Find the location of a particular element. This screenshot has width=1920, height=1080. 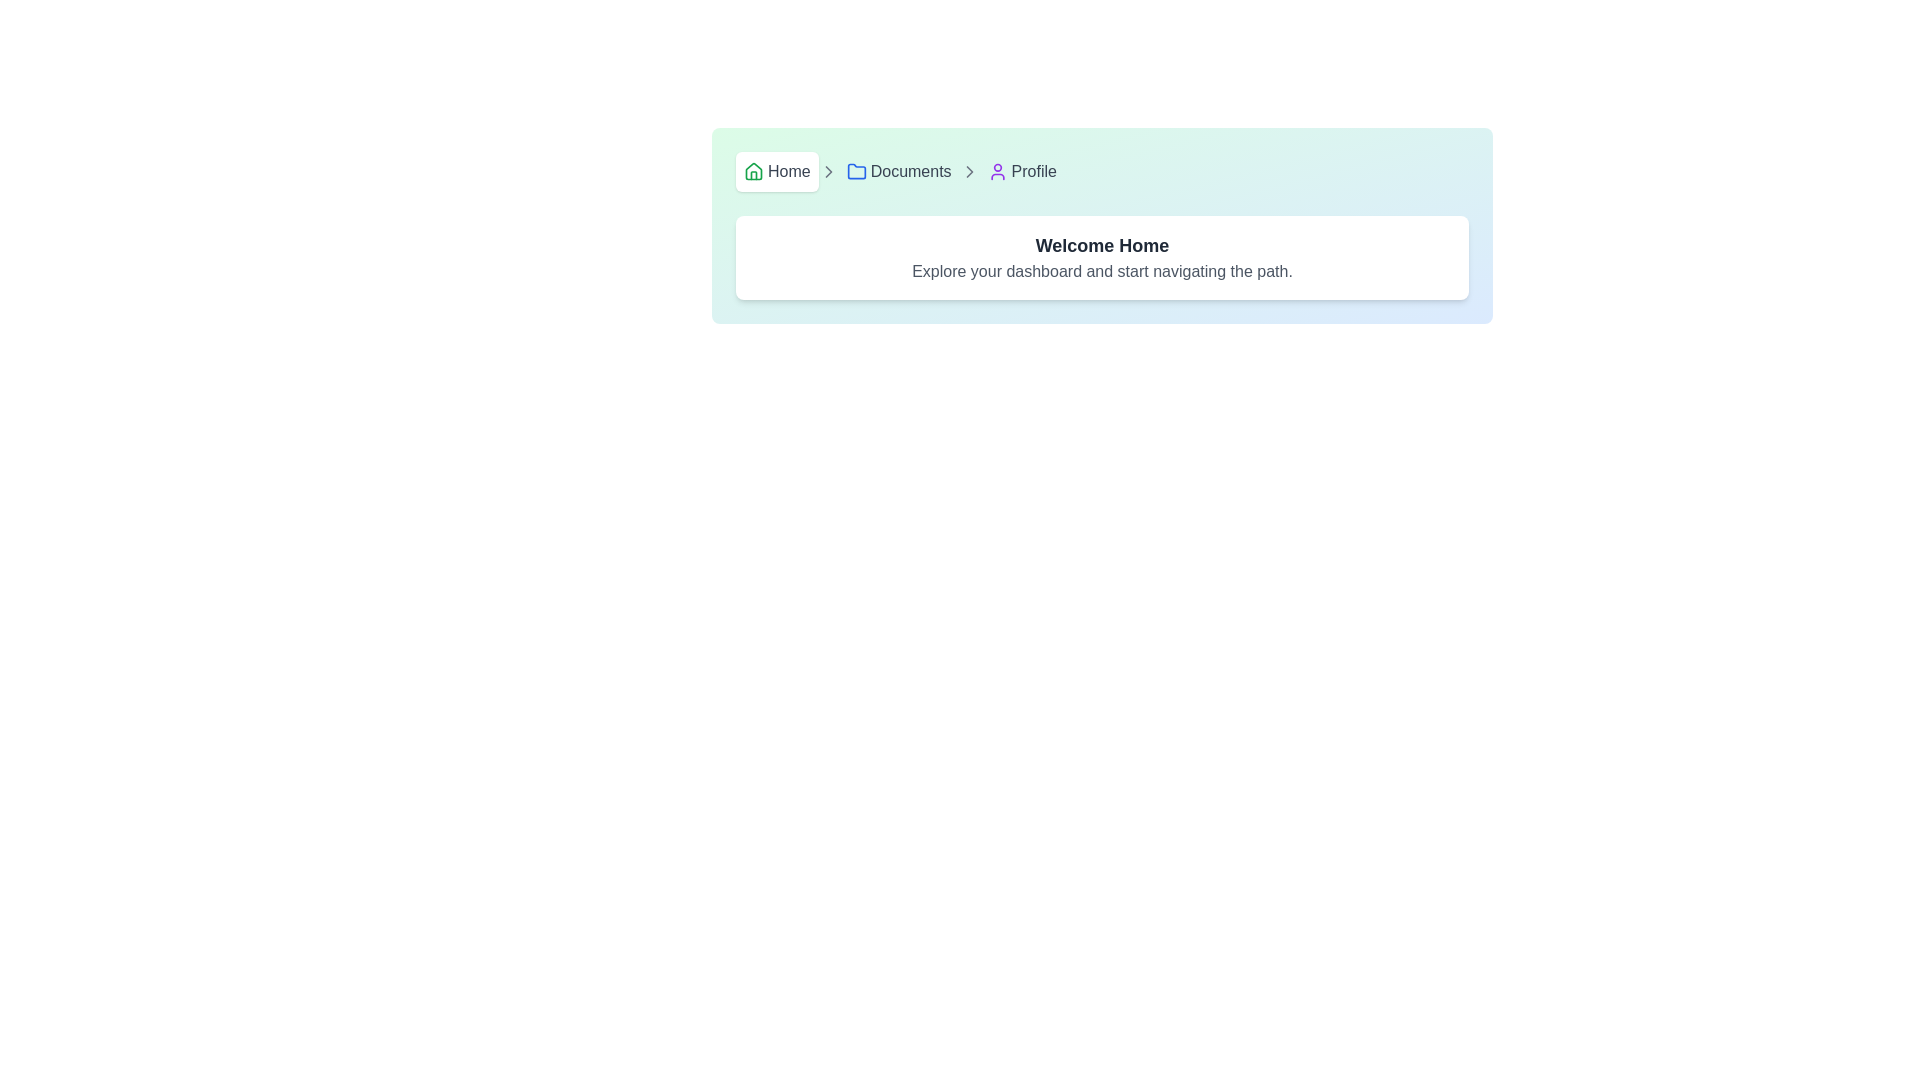

the right-pointing arrow icon in the breadcrumb navigation bar, which is positioned between the 'Home' label and the 'Documents' link is located at coordinates (828, 171).